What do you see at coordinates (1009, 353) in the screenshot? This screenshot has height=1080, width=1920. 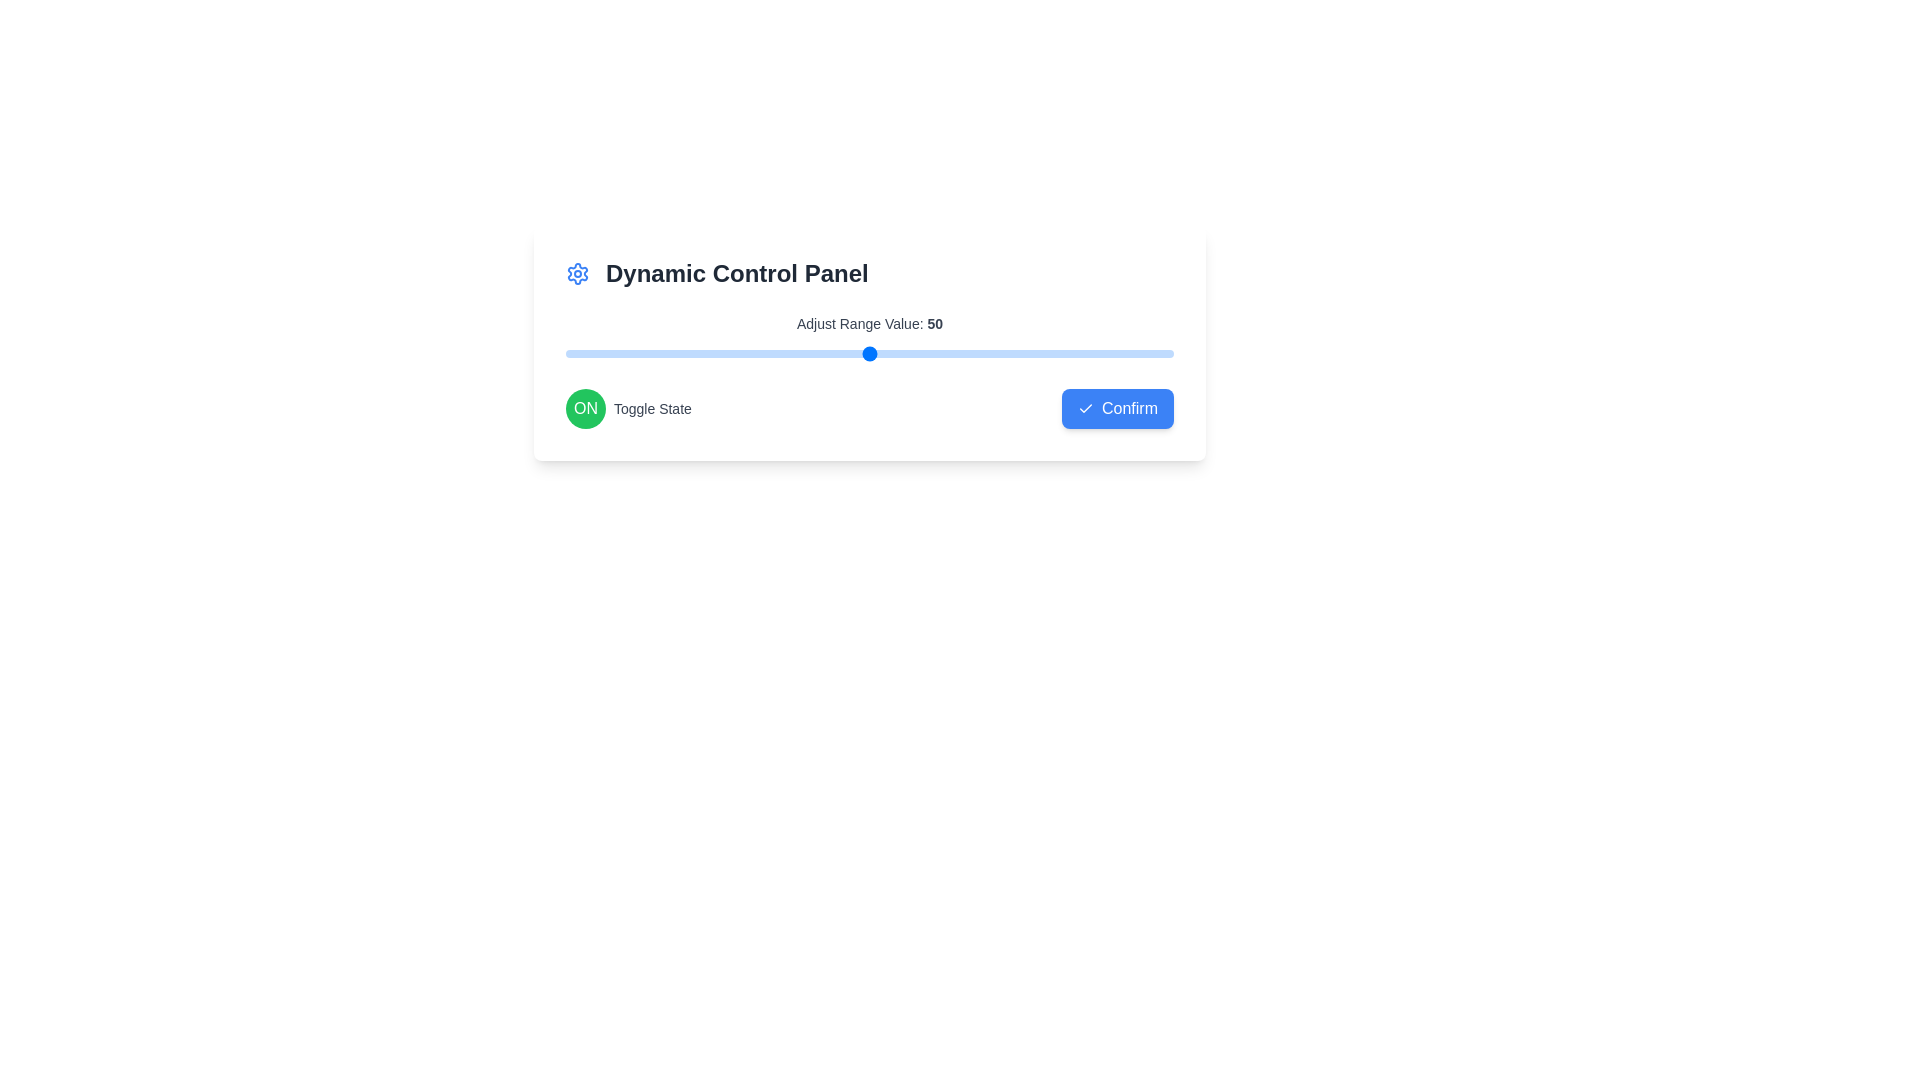 I see `the range value` at bounding box center [1009, 353].